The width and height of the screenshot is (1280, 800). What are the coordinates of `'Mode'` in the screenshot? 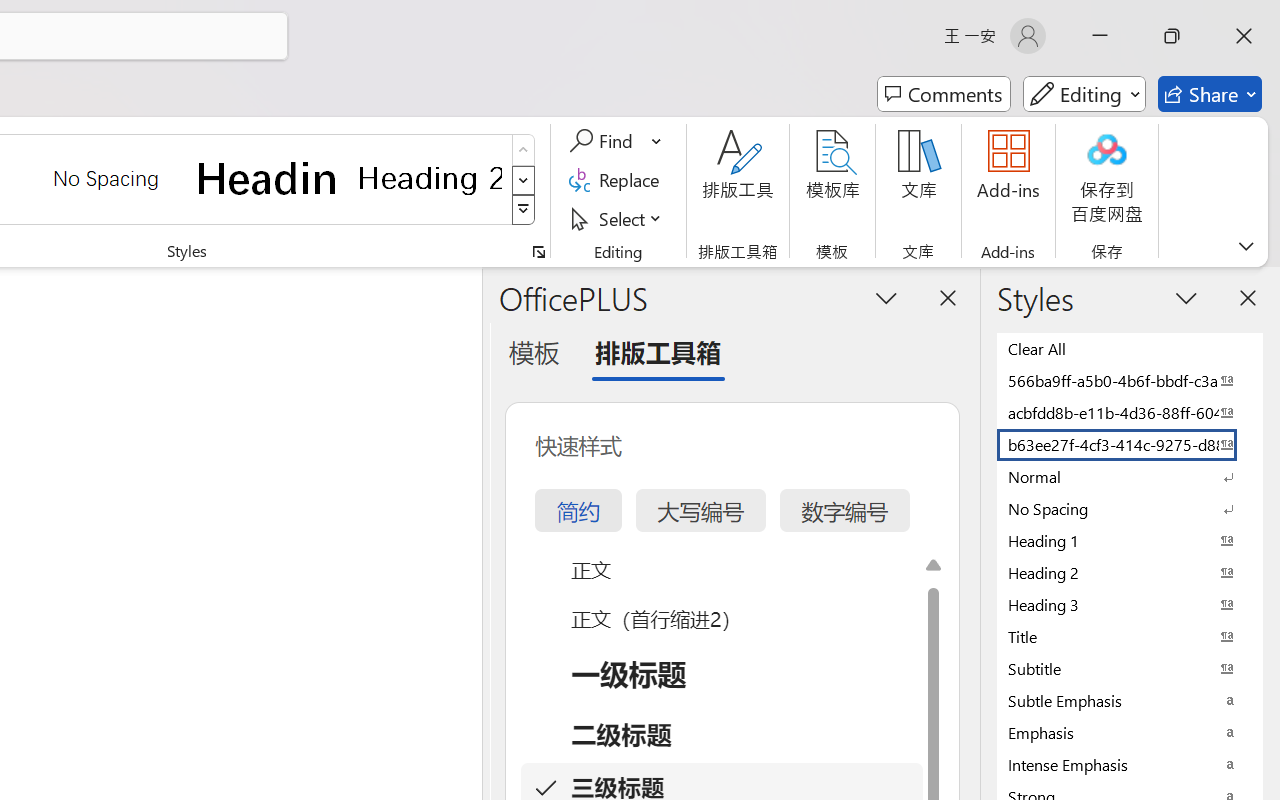 It's located at (1083, 94).